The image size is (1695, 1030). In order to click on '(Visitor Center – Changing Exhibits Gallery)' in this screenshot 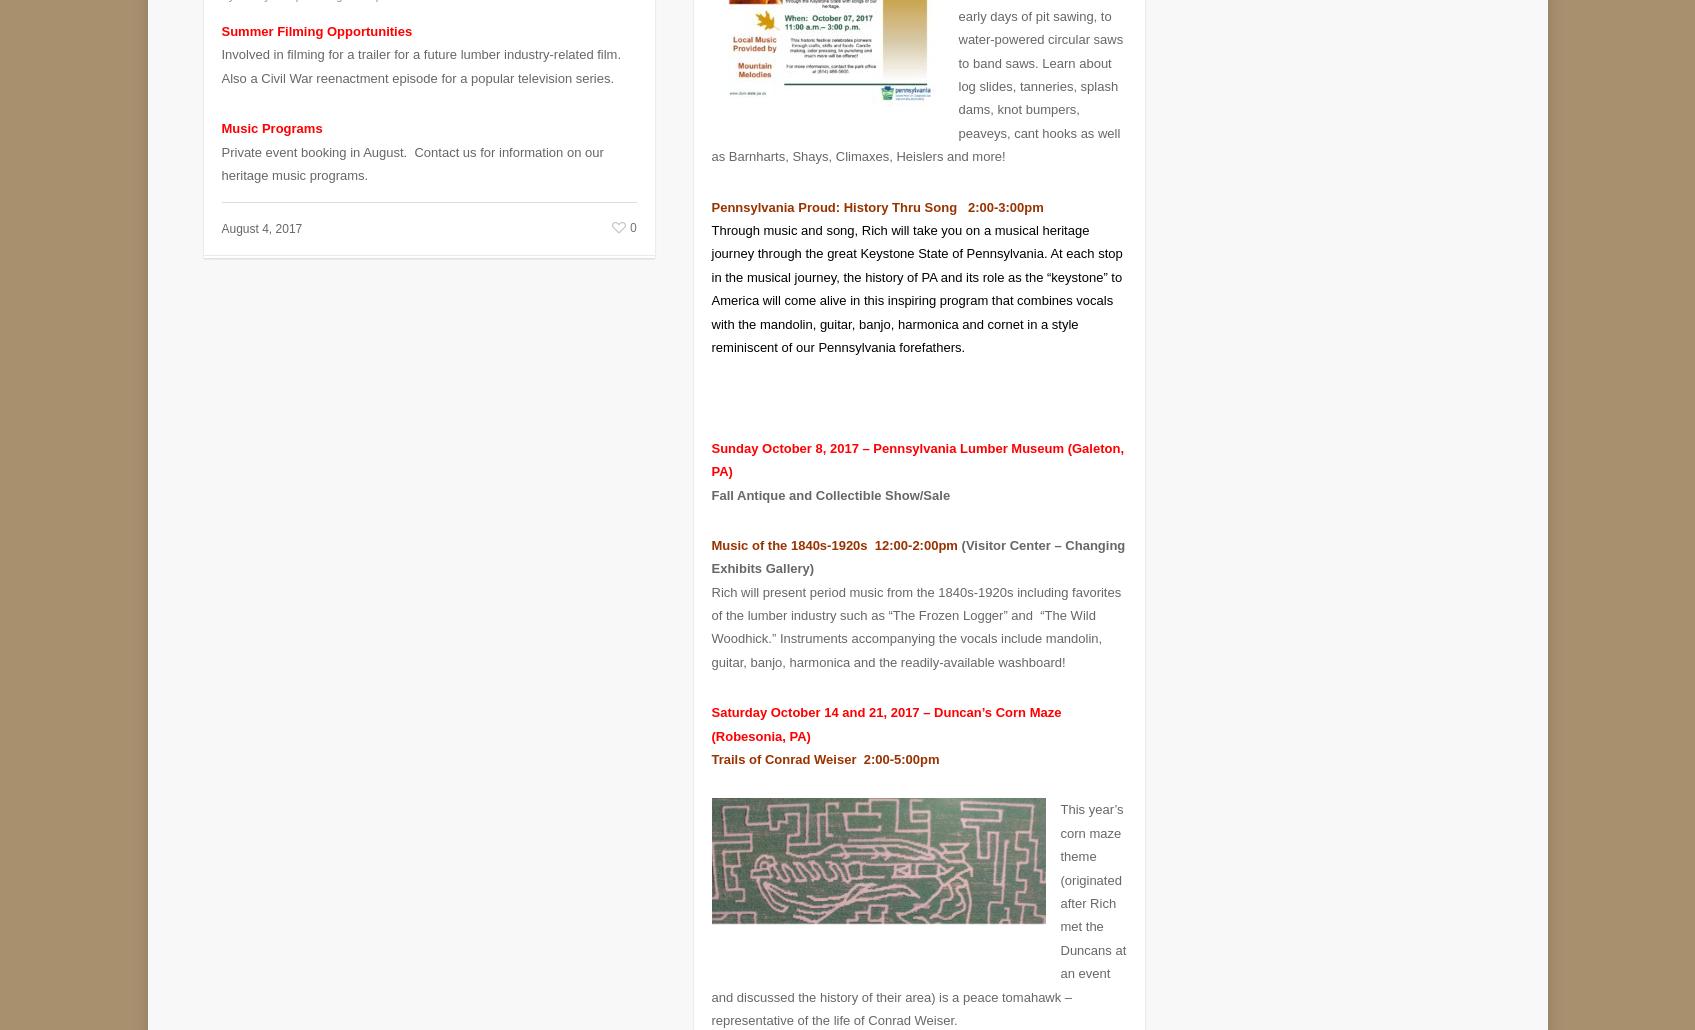, I will do `click(918, 542)`.